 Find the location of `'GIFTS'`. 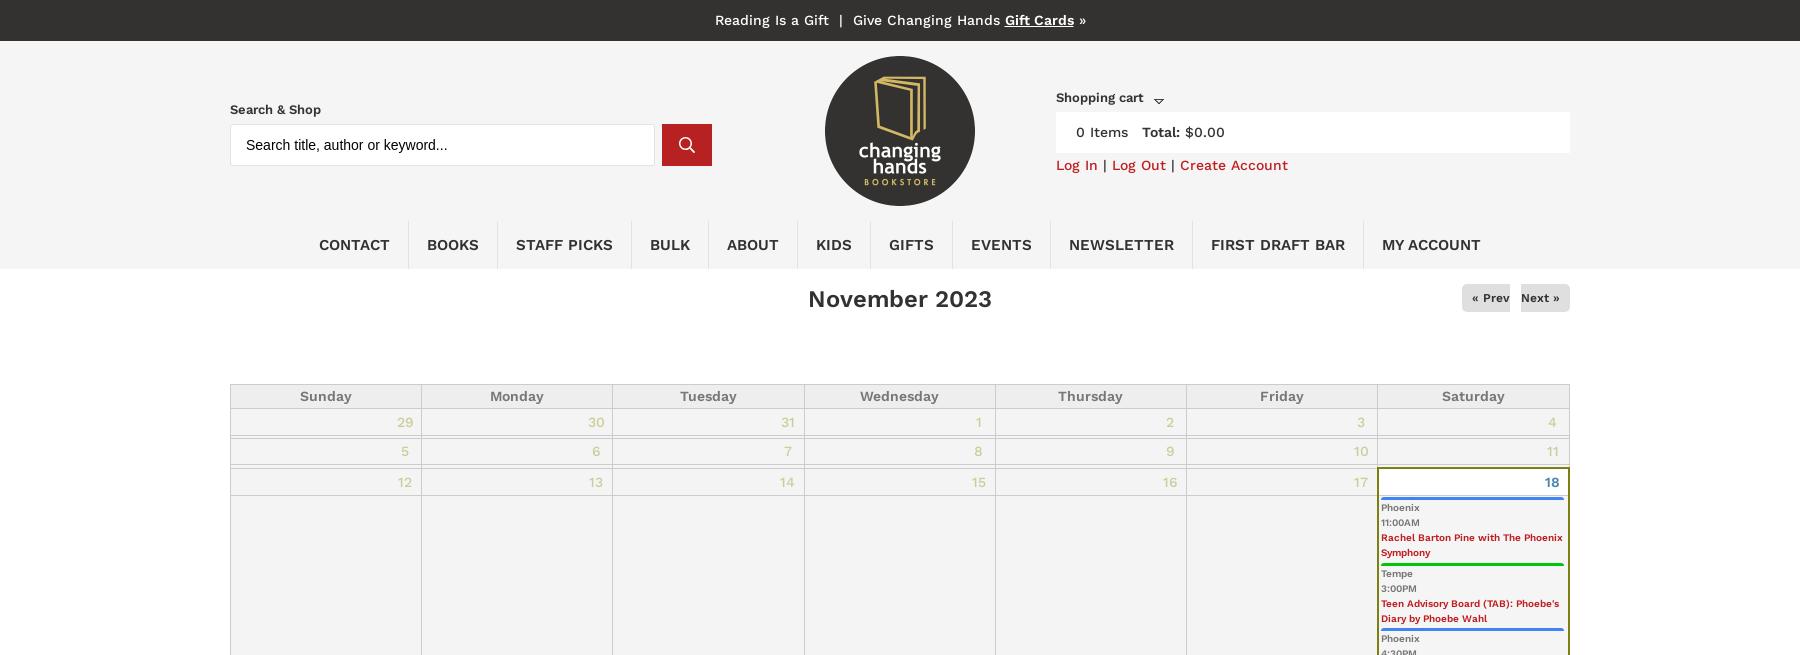

'GIFTS' is located at coordinates (910, 243).